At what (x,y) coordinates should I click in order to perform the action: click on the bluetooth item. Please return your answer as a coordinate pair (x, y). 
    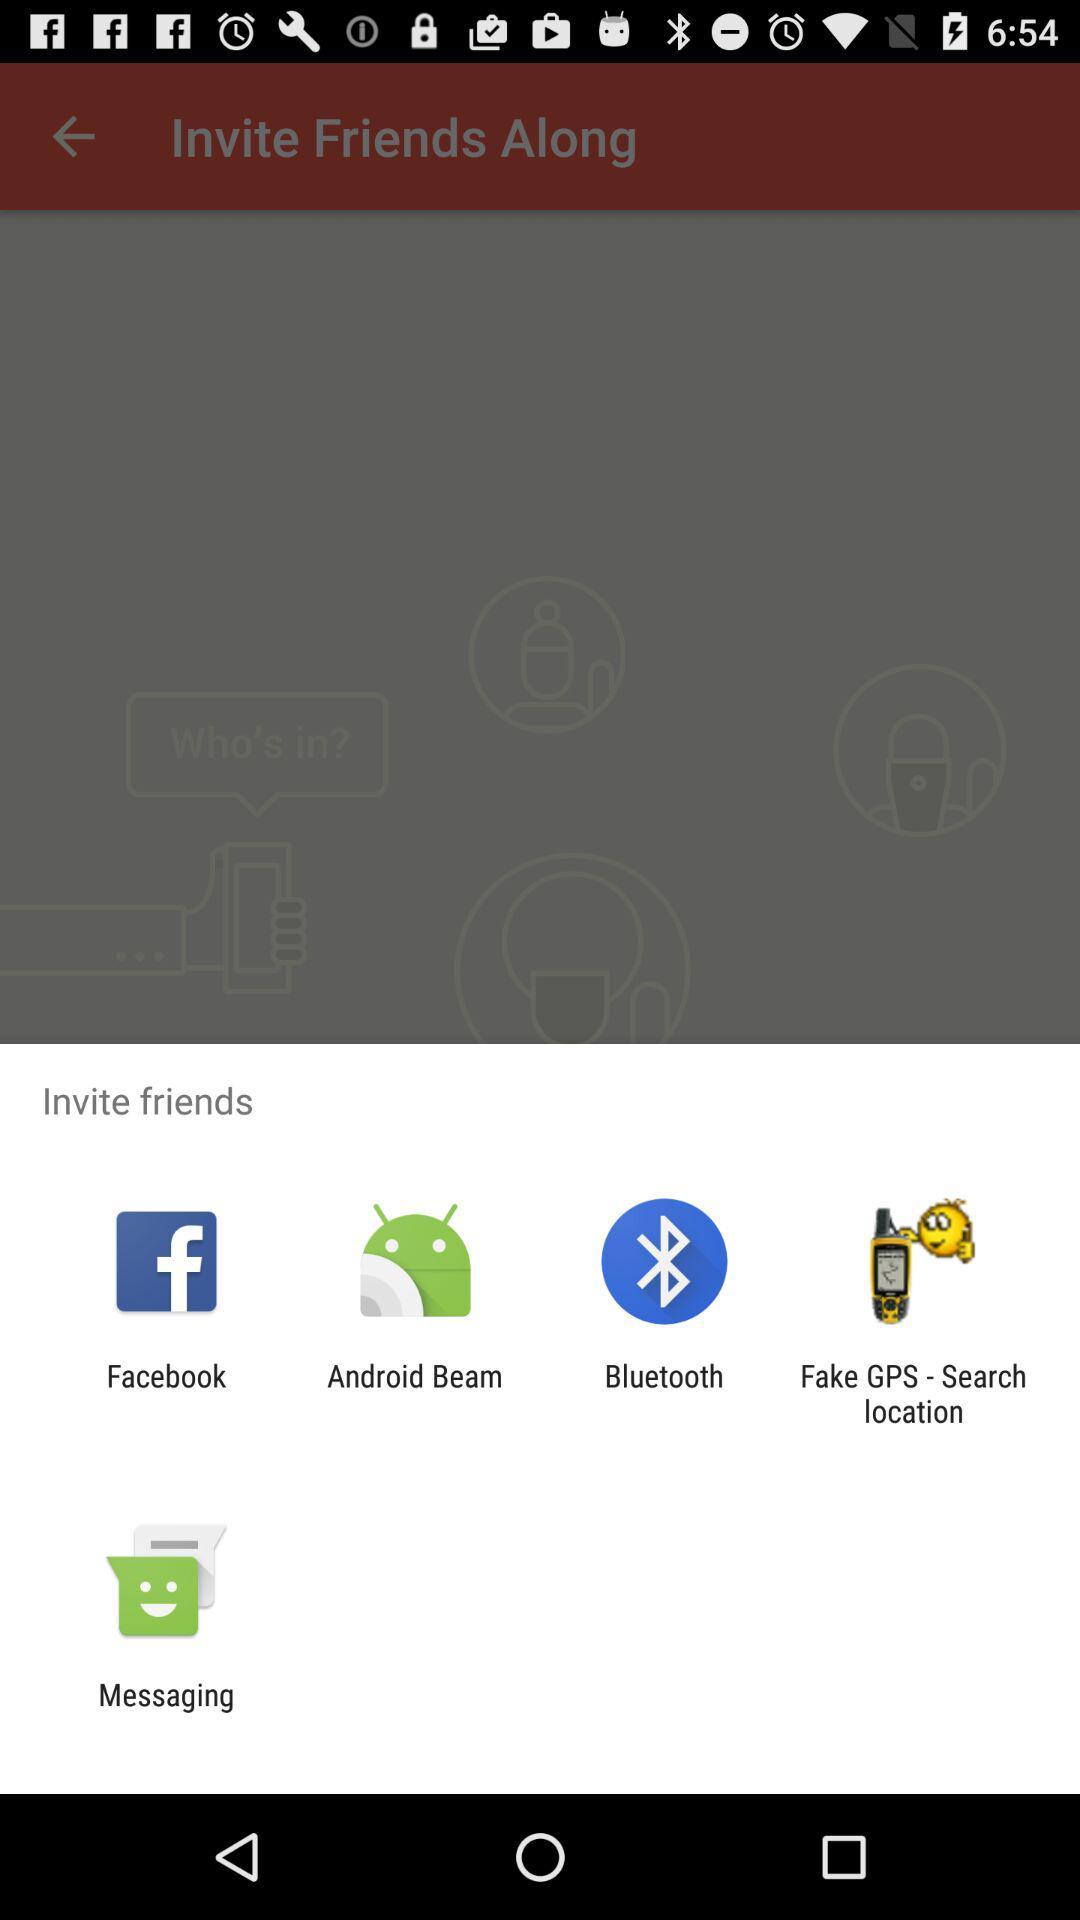
    Looking at the image, I should click on (664, 1392).